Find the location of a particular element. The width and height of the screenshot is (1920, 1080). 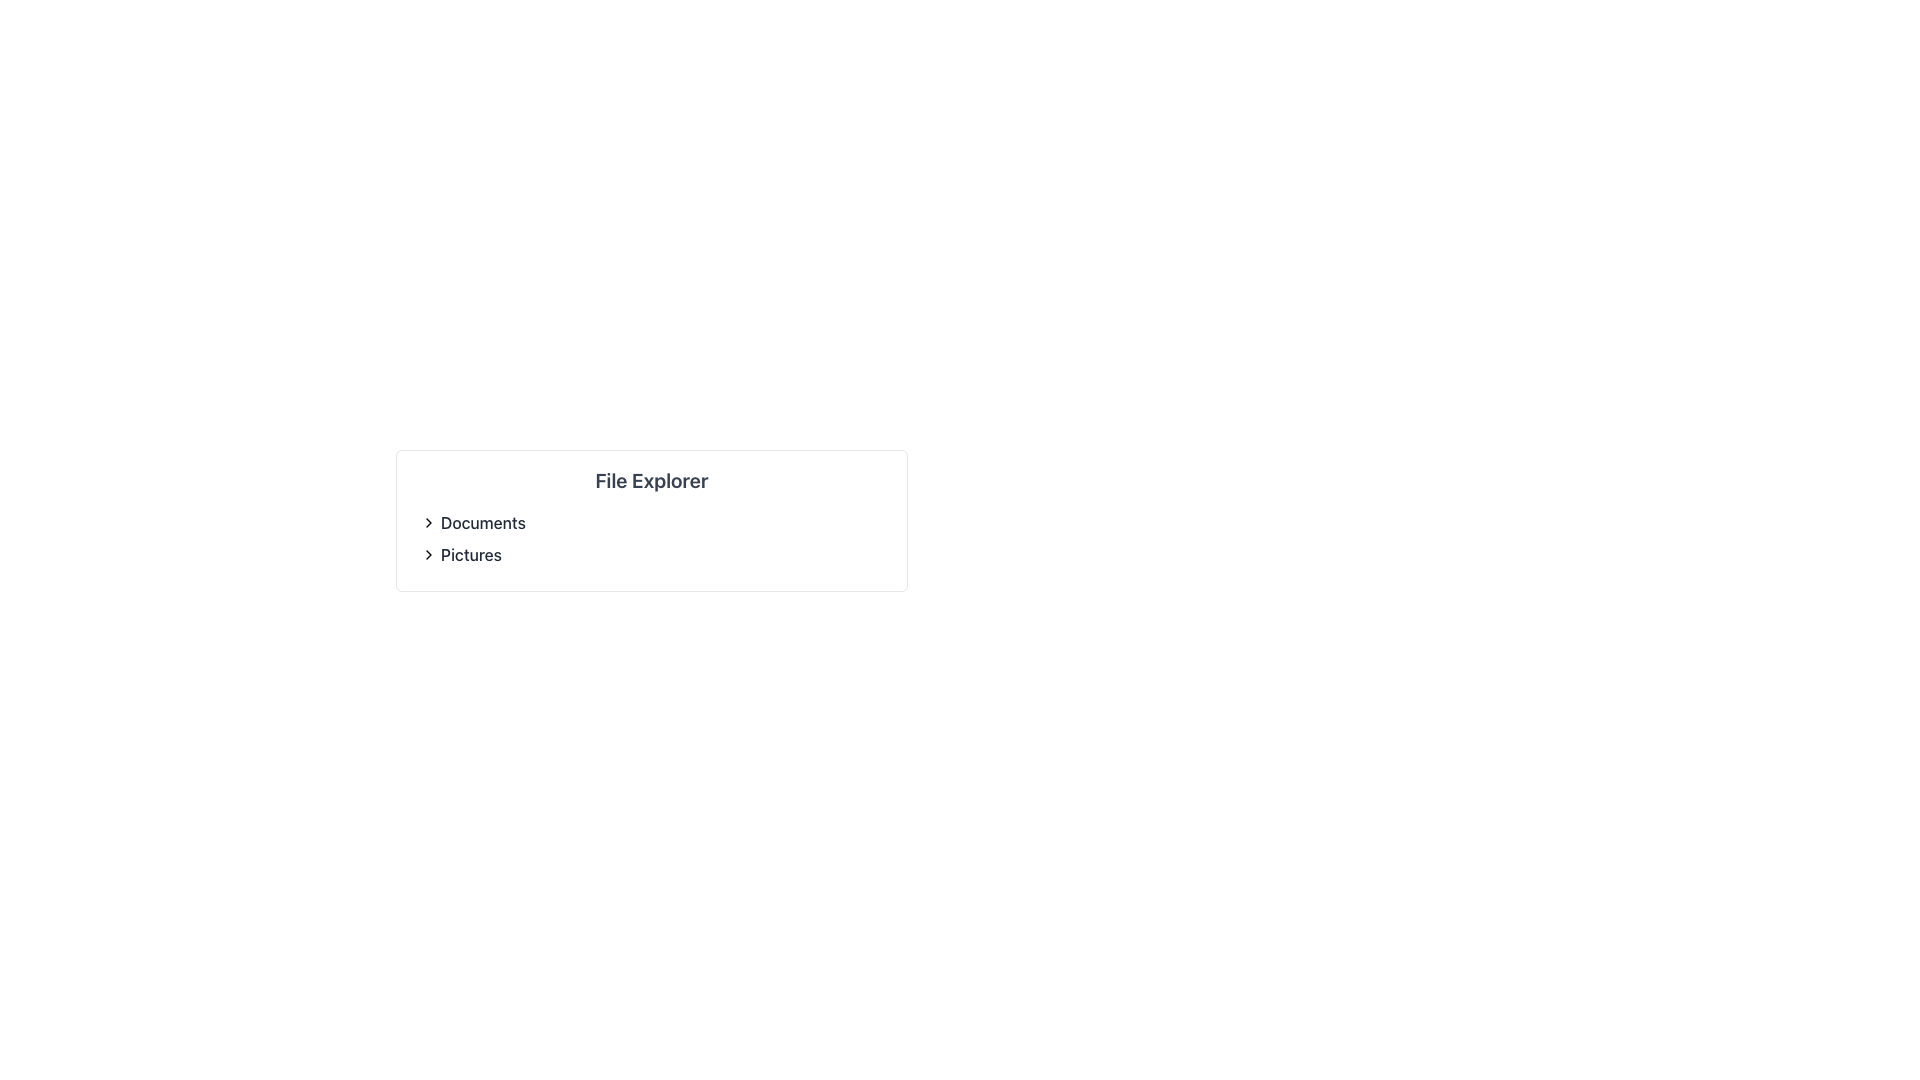

the 'Documents' text label, which is positioned under the 'File Explorer' header and is the first entry in a vertical list is located at coordinates (483, 522).